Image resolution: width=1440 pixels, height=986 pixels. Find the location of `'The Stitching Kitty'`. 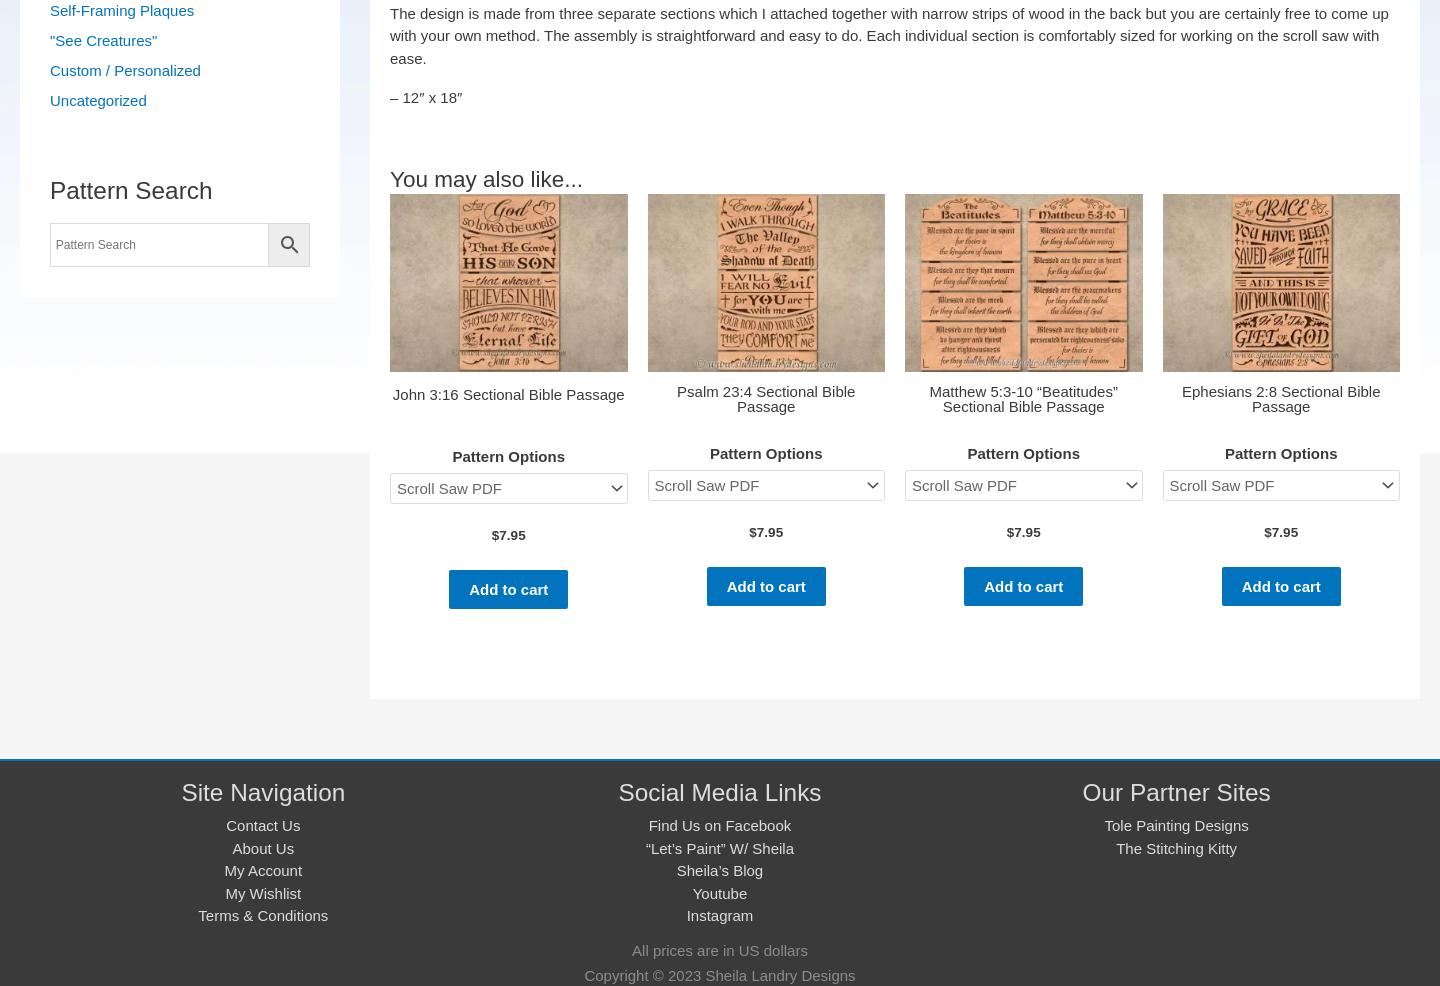

'The Stitching Kitty' is located at coordinates (1176, 846).